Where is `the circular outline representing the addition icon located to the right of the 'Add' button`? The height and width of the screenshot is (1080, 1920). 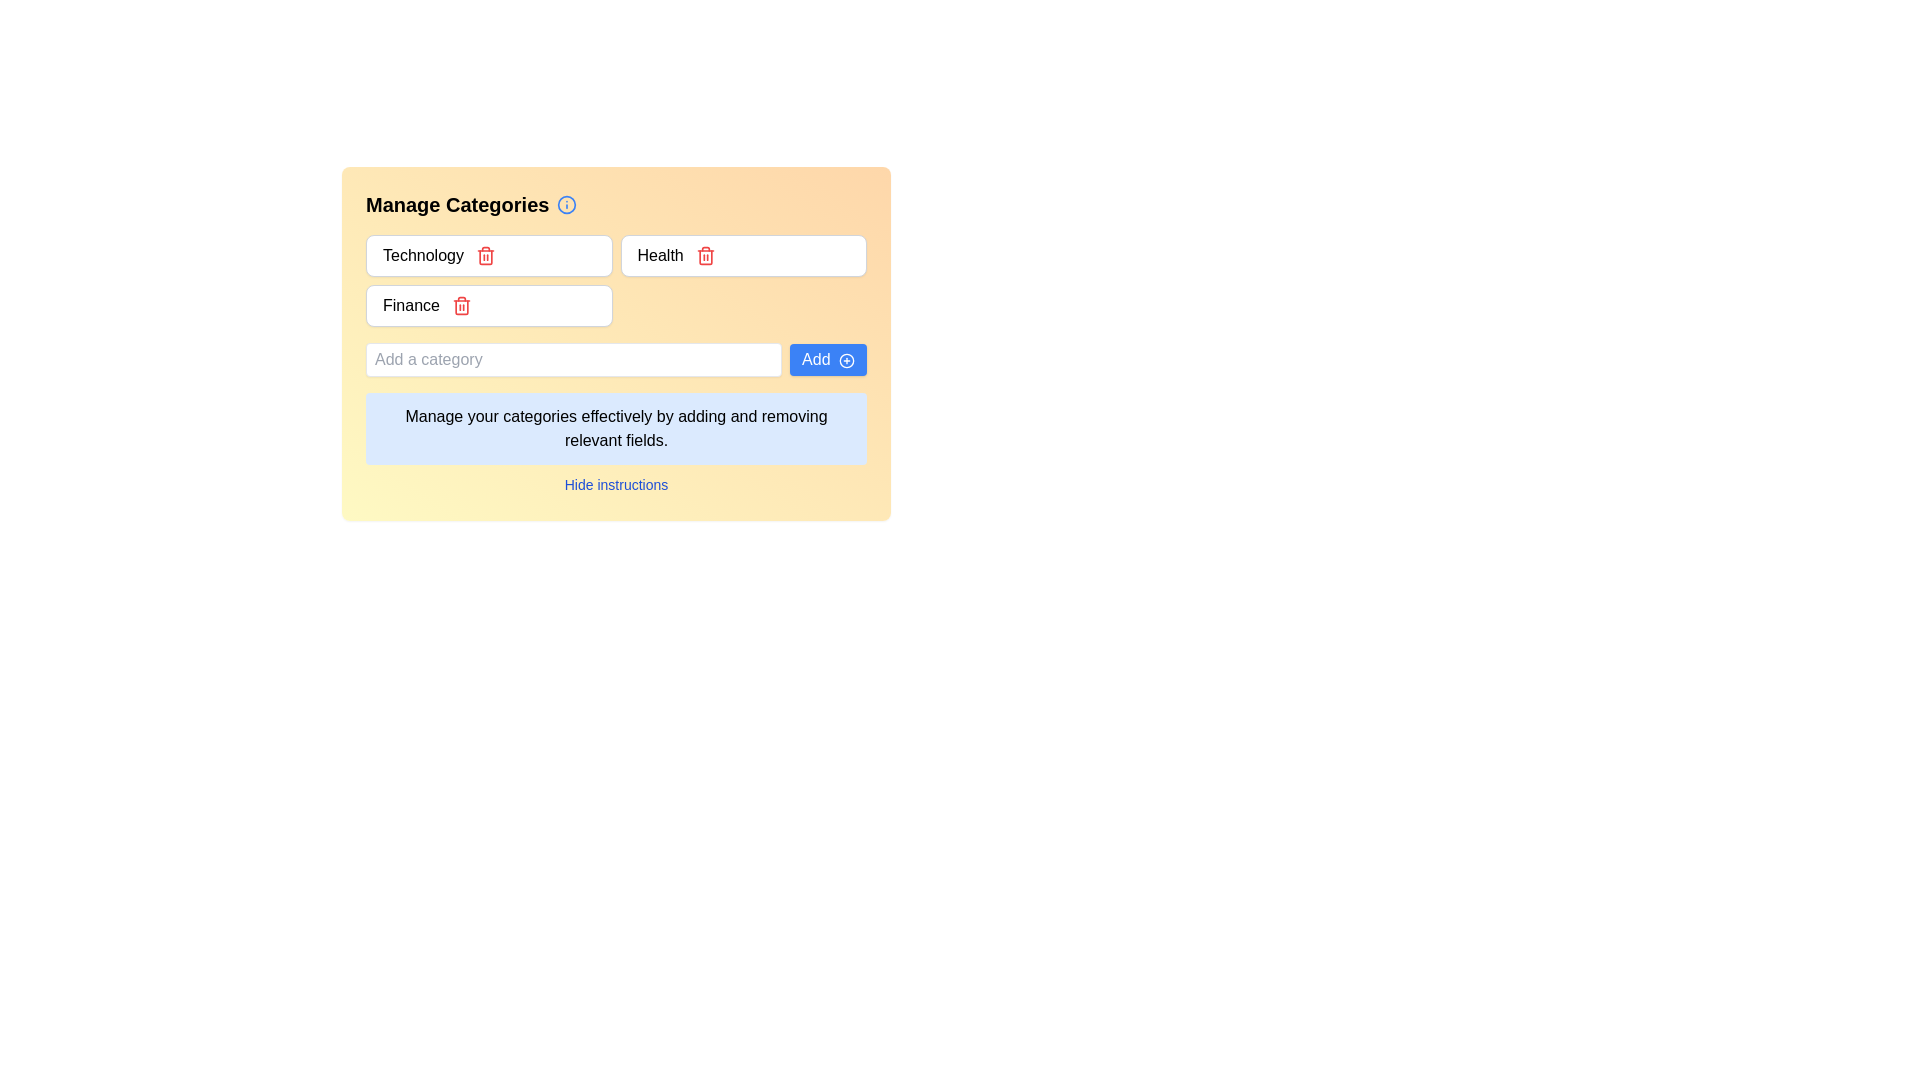 the circular outline representing the addition icon located to the right of the 'Add' button is located at coordinates (846, 358).